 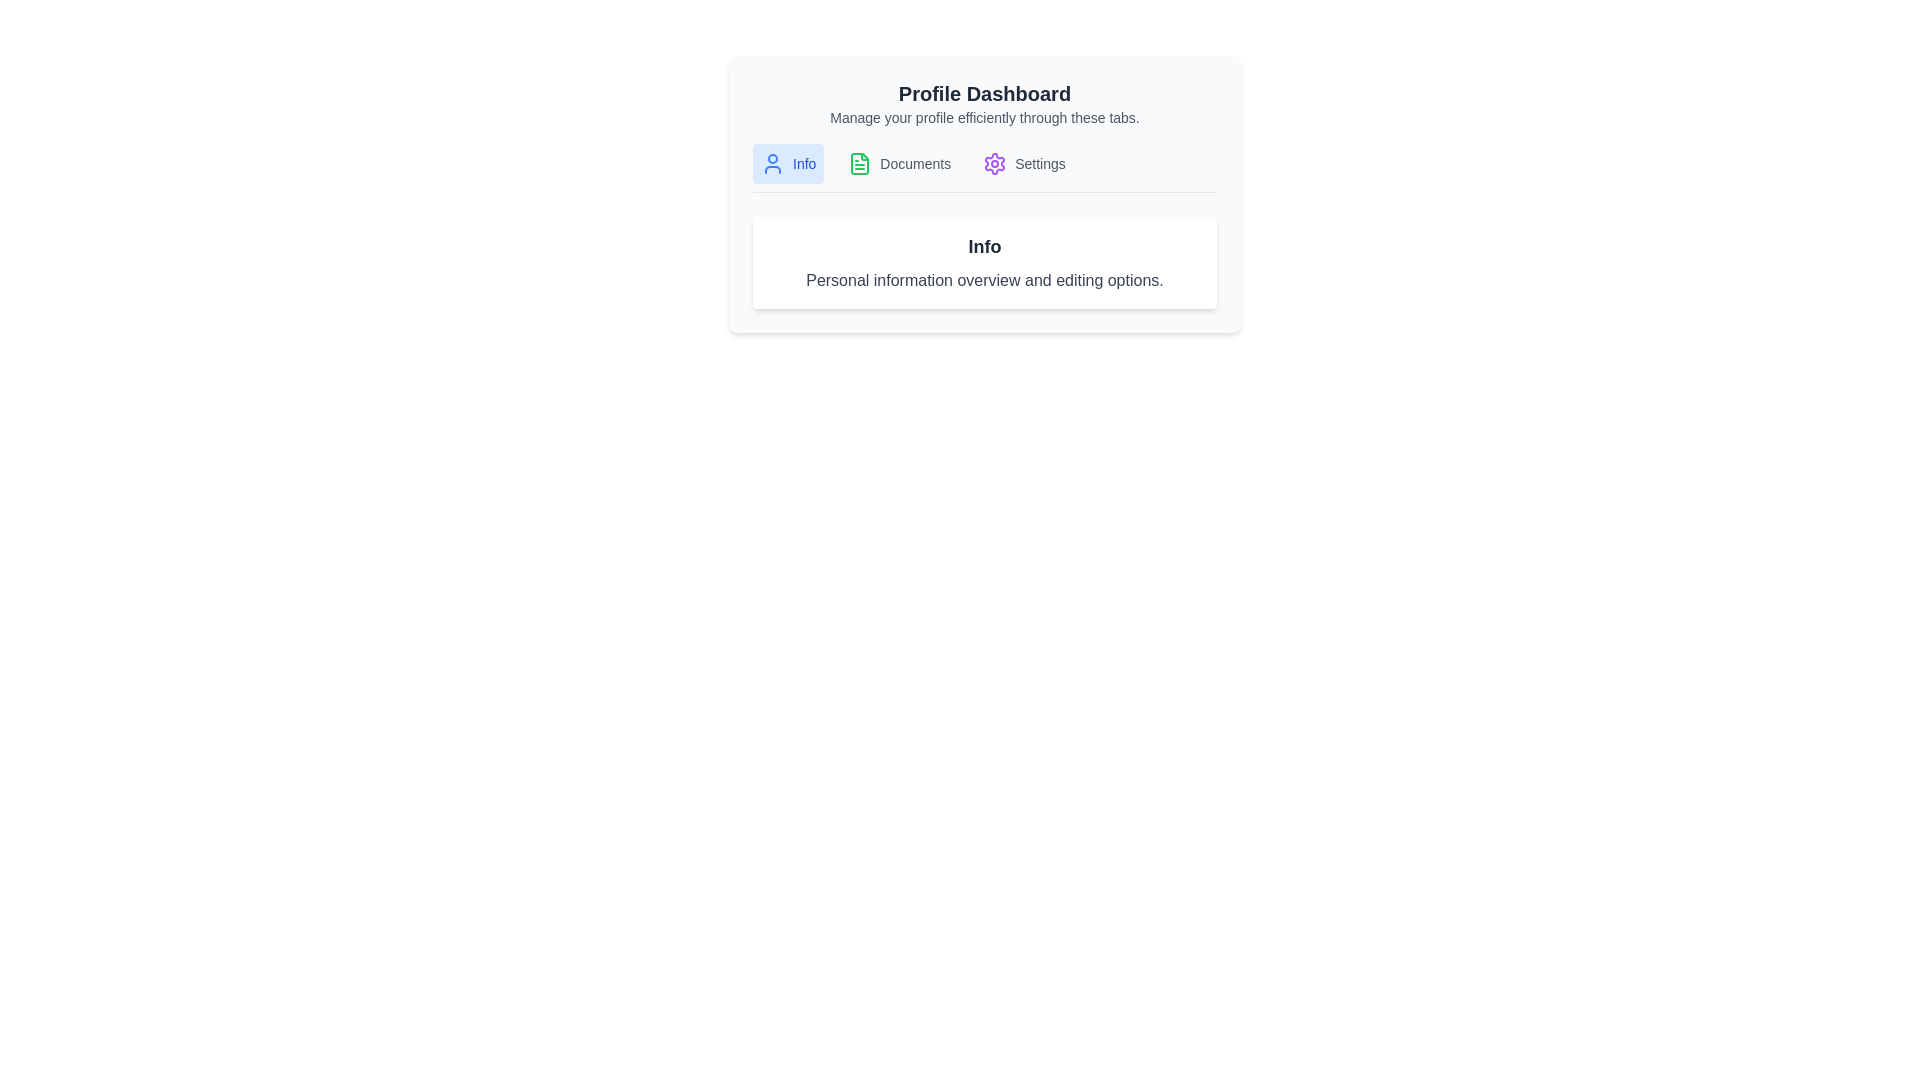 I want to click on the Documents tab to view its content, so click(x=898, y=163).